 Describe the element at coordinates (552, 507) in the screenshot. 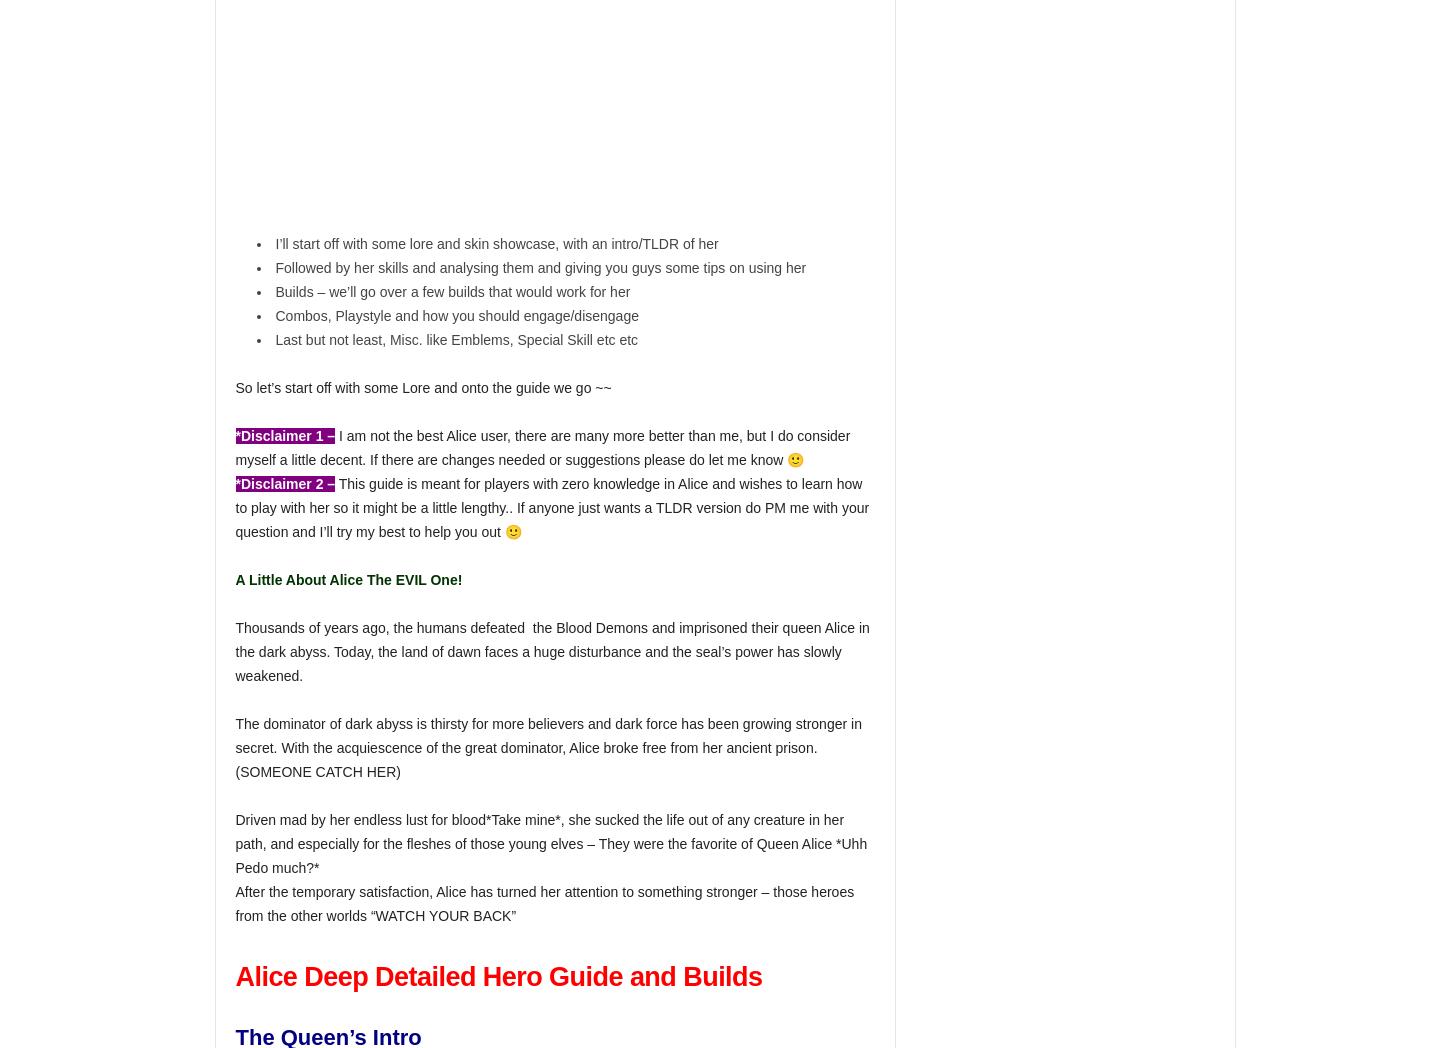

I see `'This guide is meant for players with zero knowledge in Alice and wishes to learn how to play with her so it might be a little lengthy.. If anyone just wants a TLDR version do PM me with your question and I’ll try my best to help you out 🙂'` at that location.